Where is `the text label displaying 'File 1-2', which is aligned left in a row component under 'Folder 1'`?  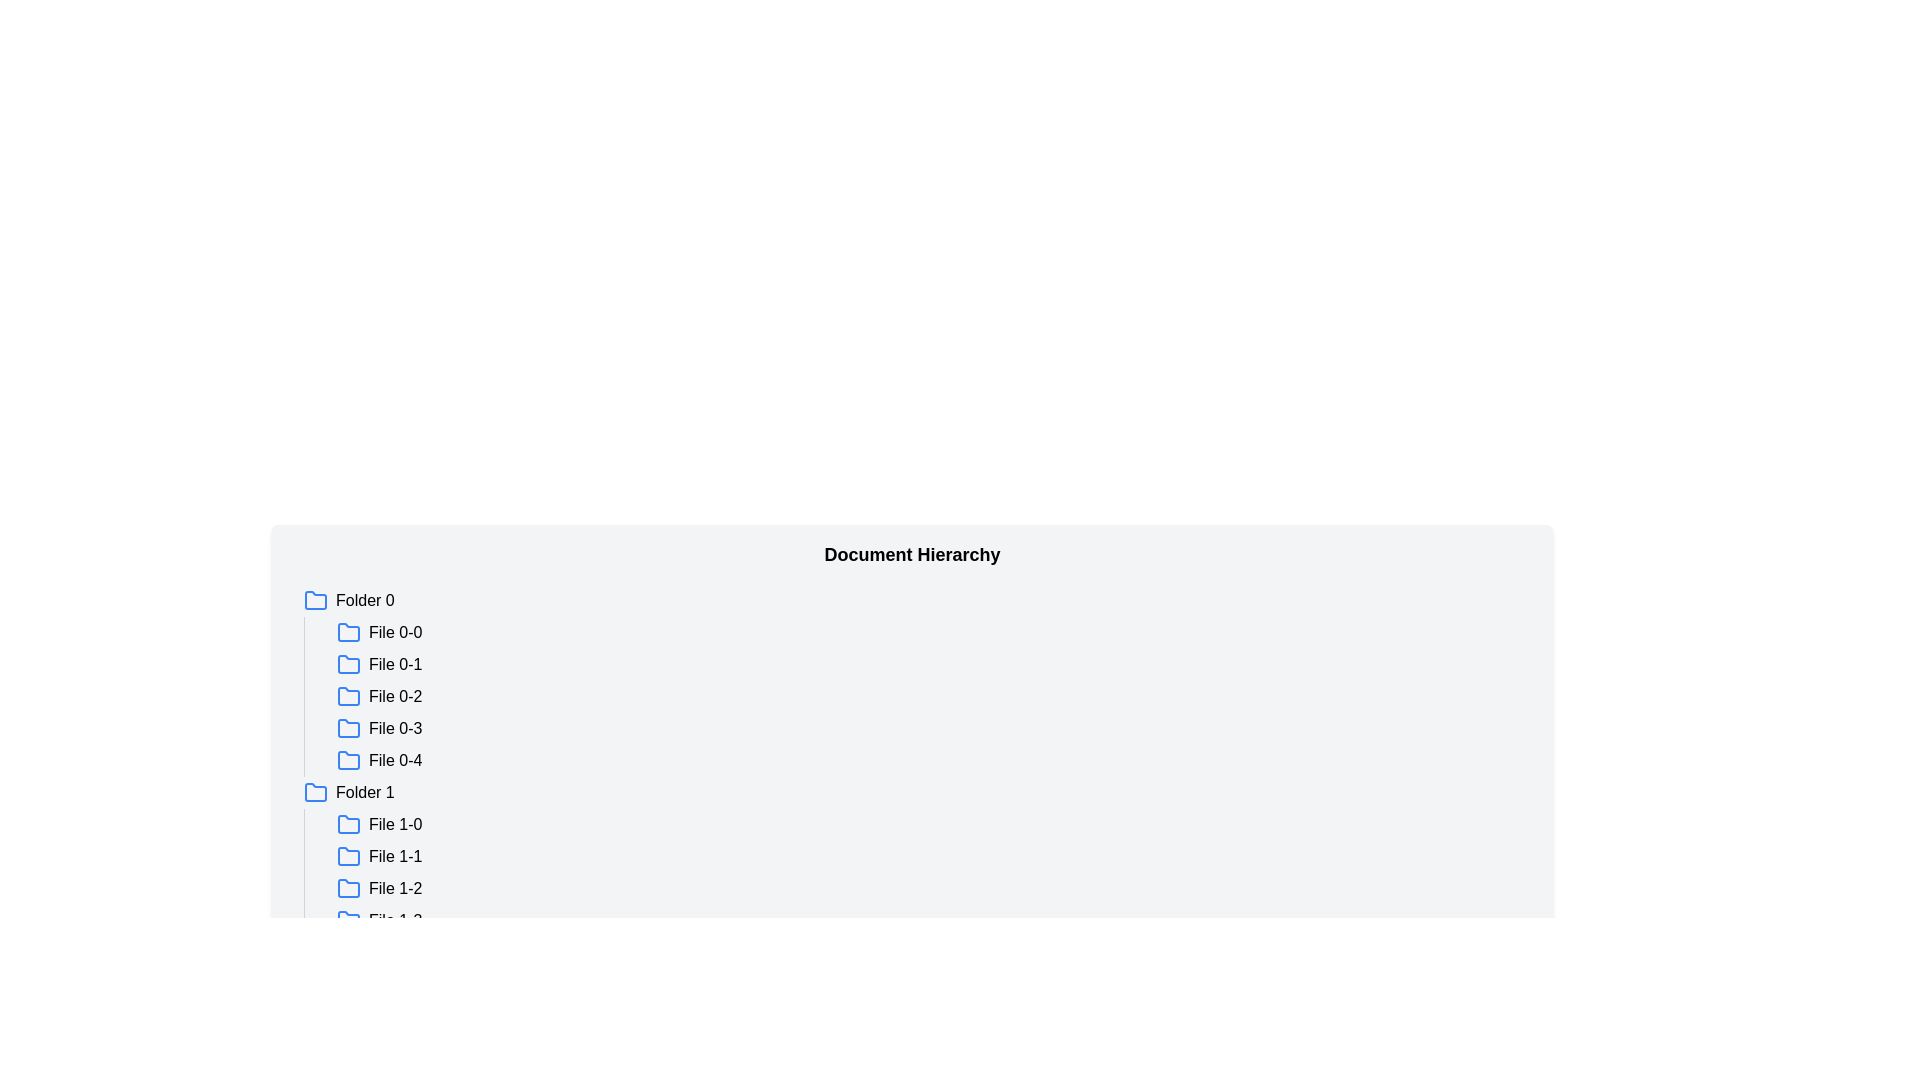
the text label displaying 'File 1-2', which is aligned left in a row component under 'Folder 1' is located at coordinates (395, 887).